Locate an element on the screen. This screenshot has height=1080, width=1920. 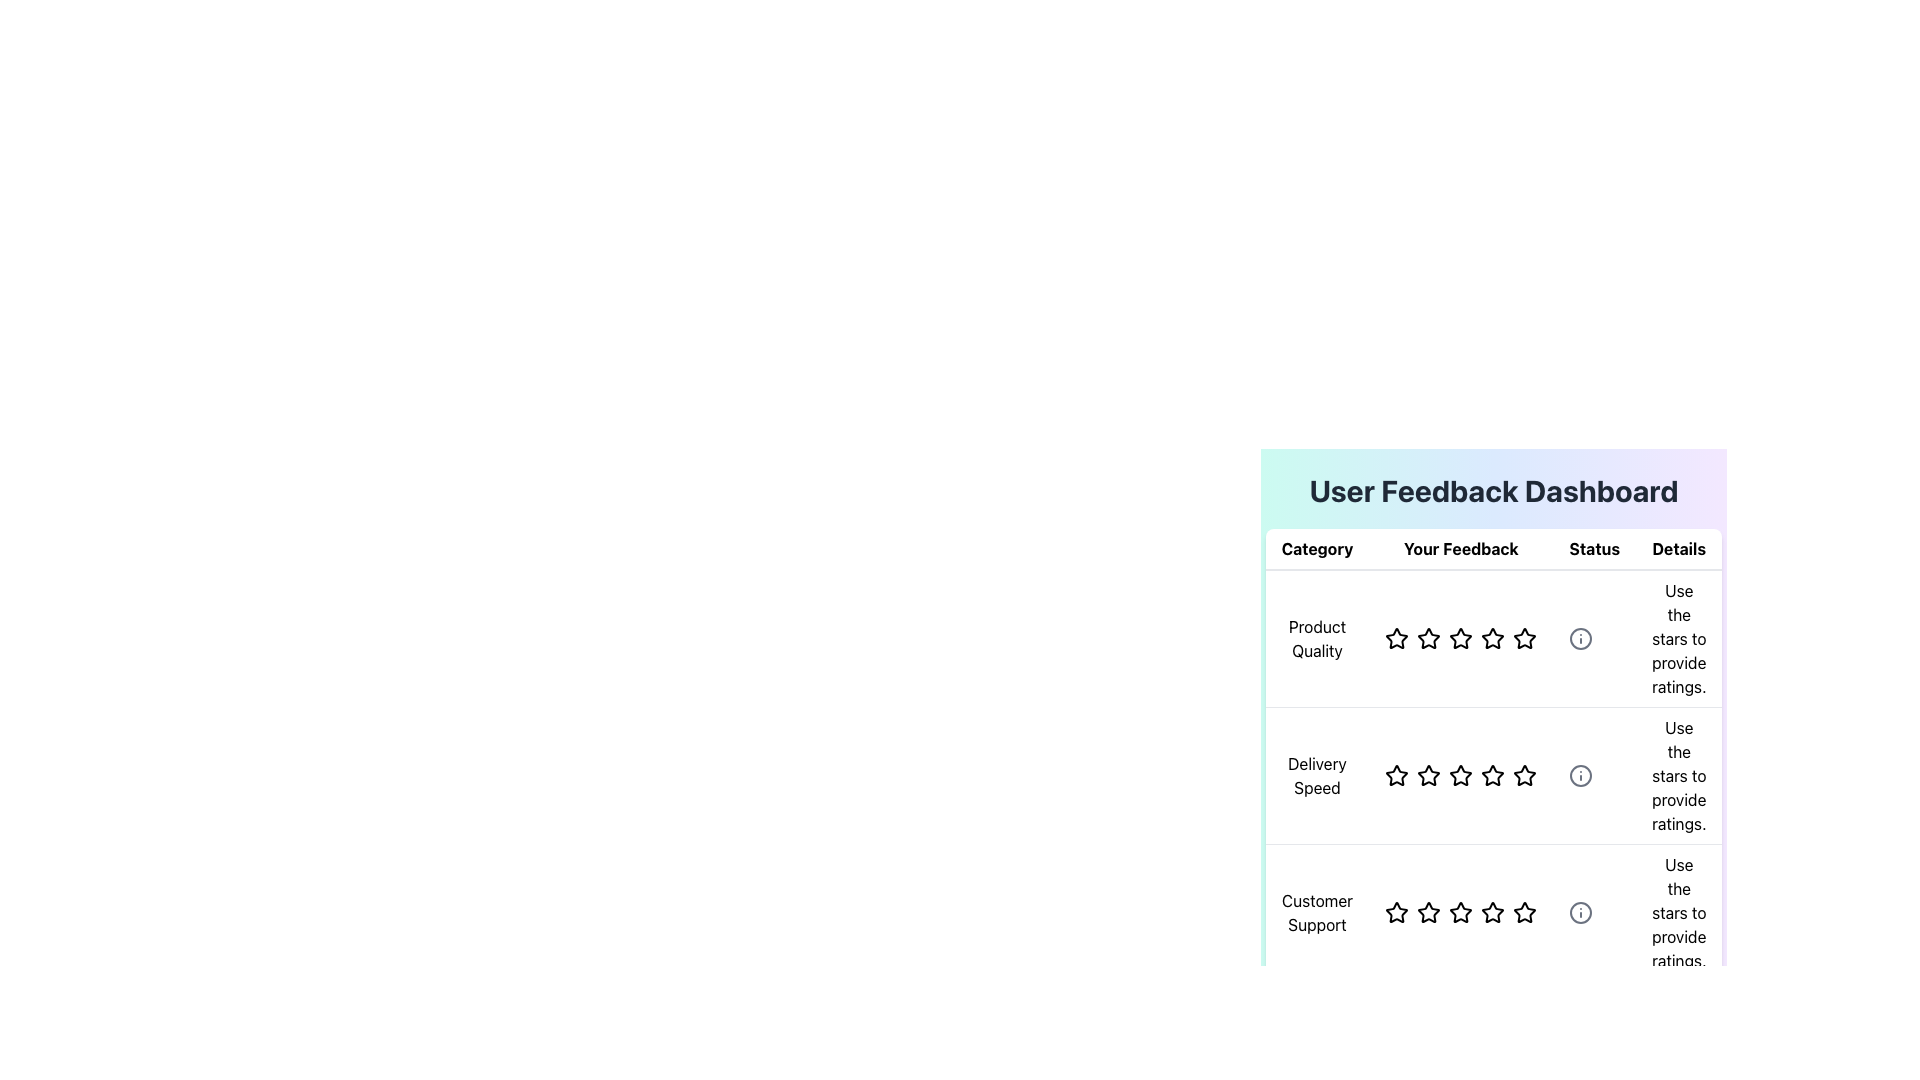
the first star in the rating system under the 'Your Feedback' column for 'Product Quality' is located at coordinates (1396, 638).